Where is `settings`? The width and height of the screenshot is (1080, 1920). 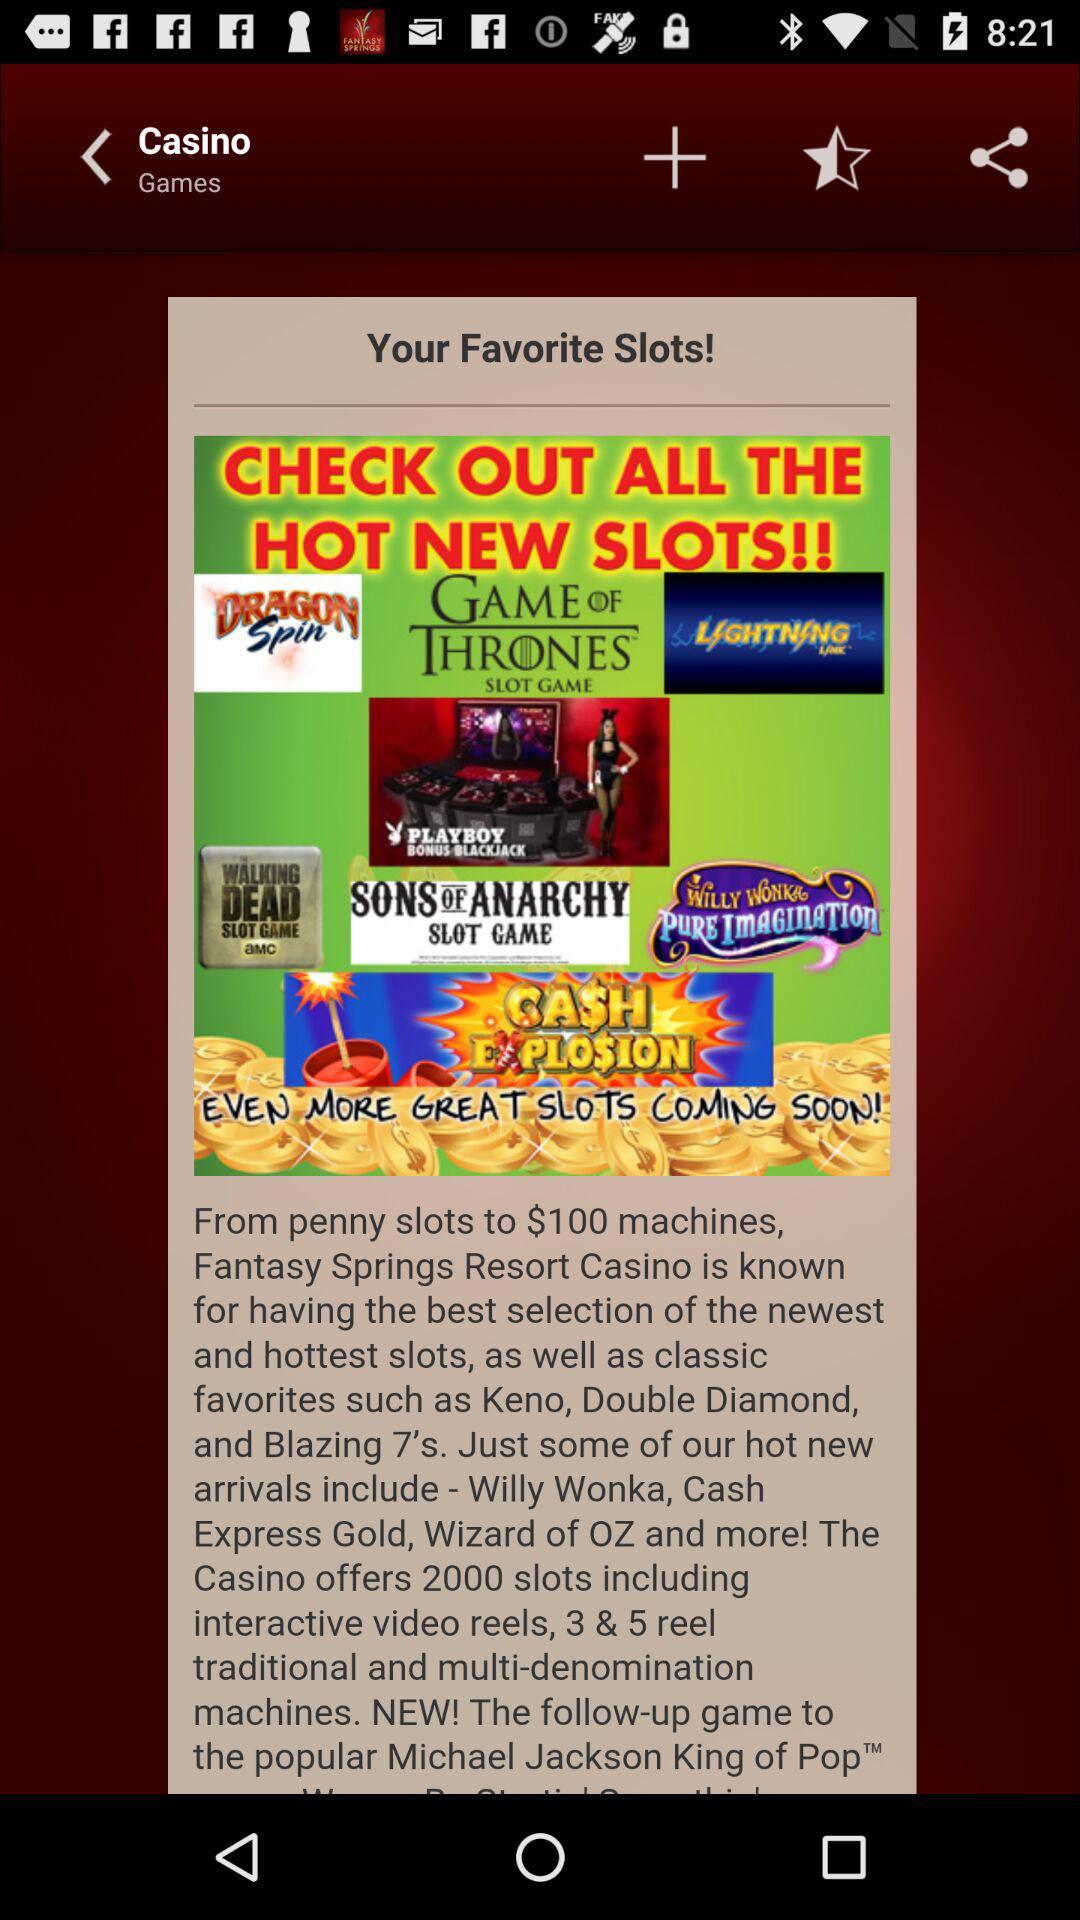 settings is located at coordinates (999, 156).